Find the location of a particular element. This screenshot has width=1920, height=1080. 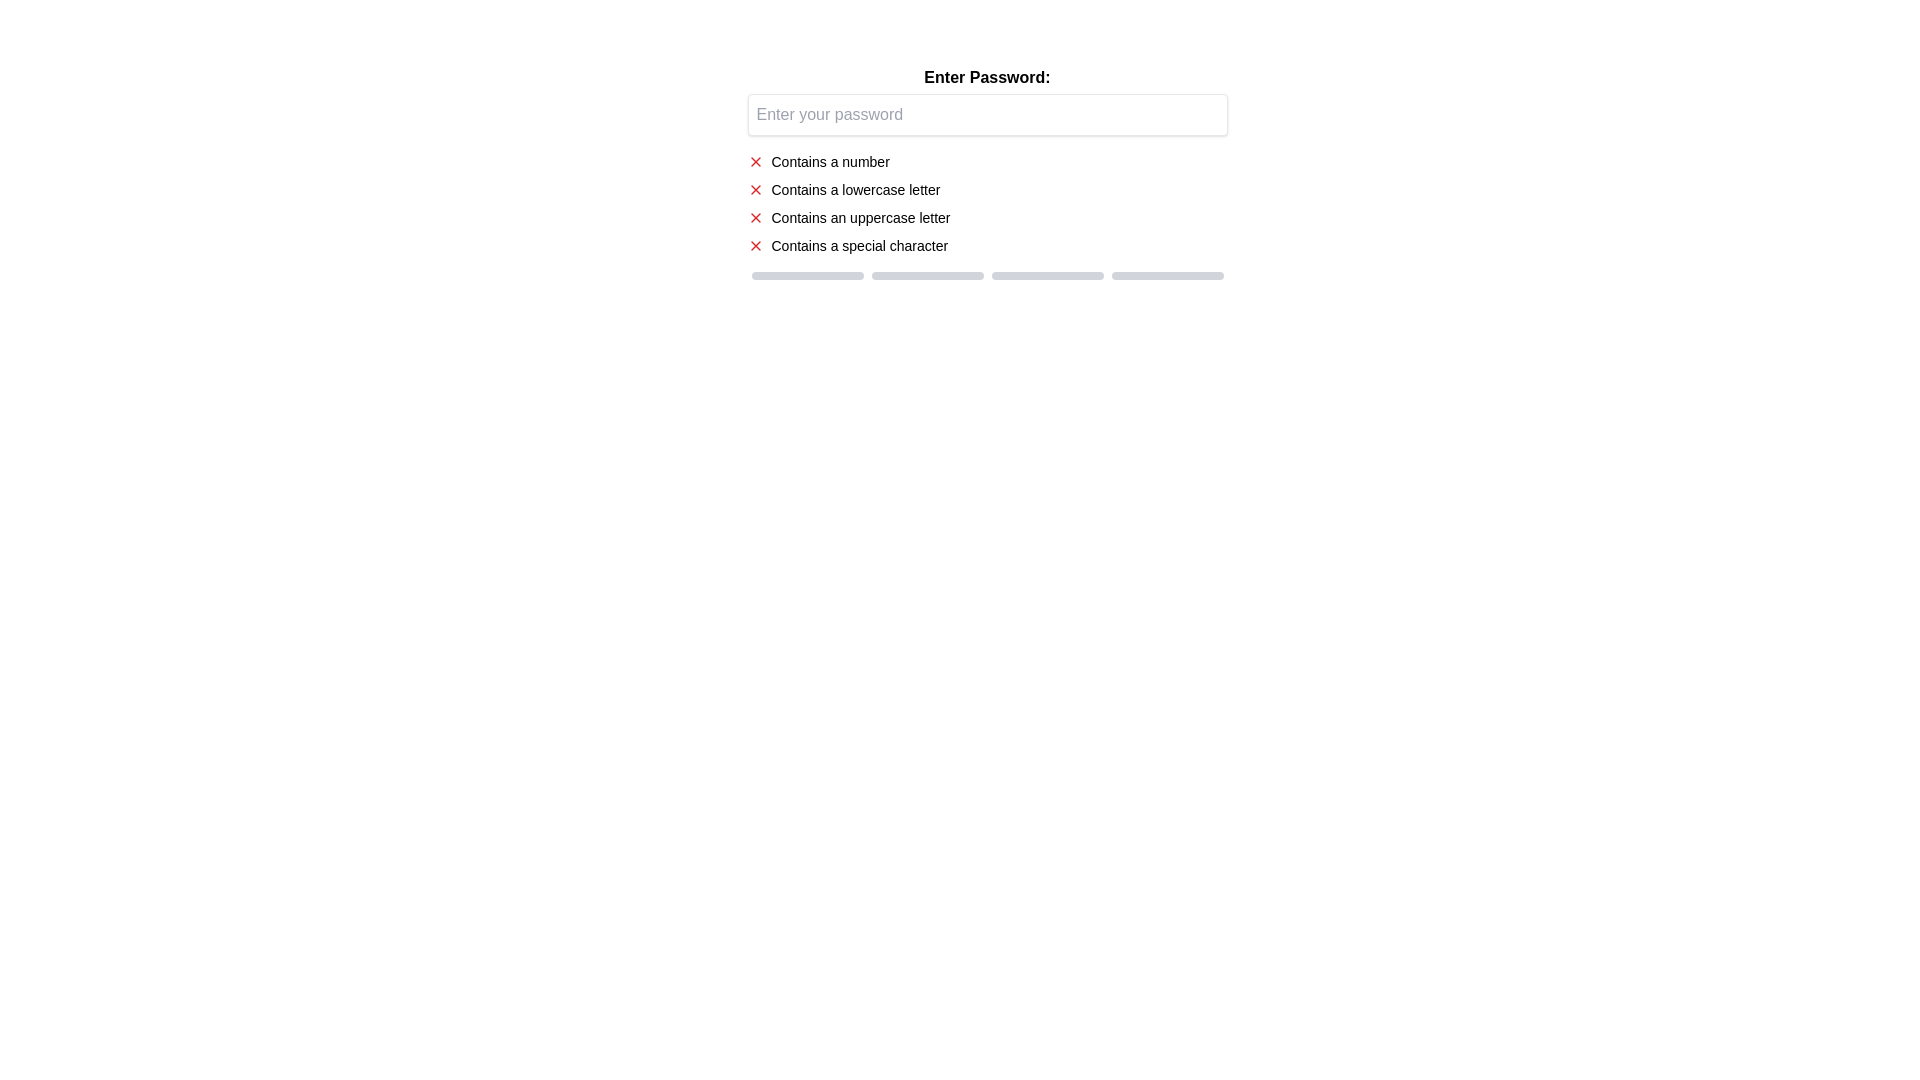

the visual status indicated by the fourth progress segment bar, which is a small, horizontally rectangular bar with rounded corners, styled in light gray color is located at coordinates (1167, 276).